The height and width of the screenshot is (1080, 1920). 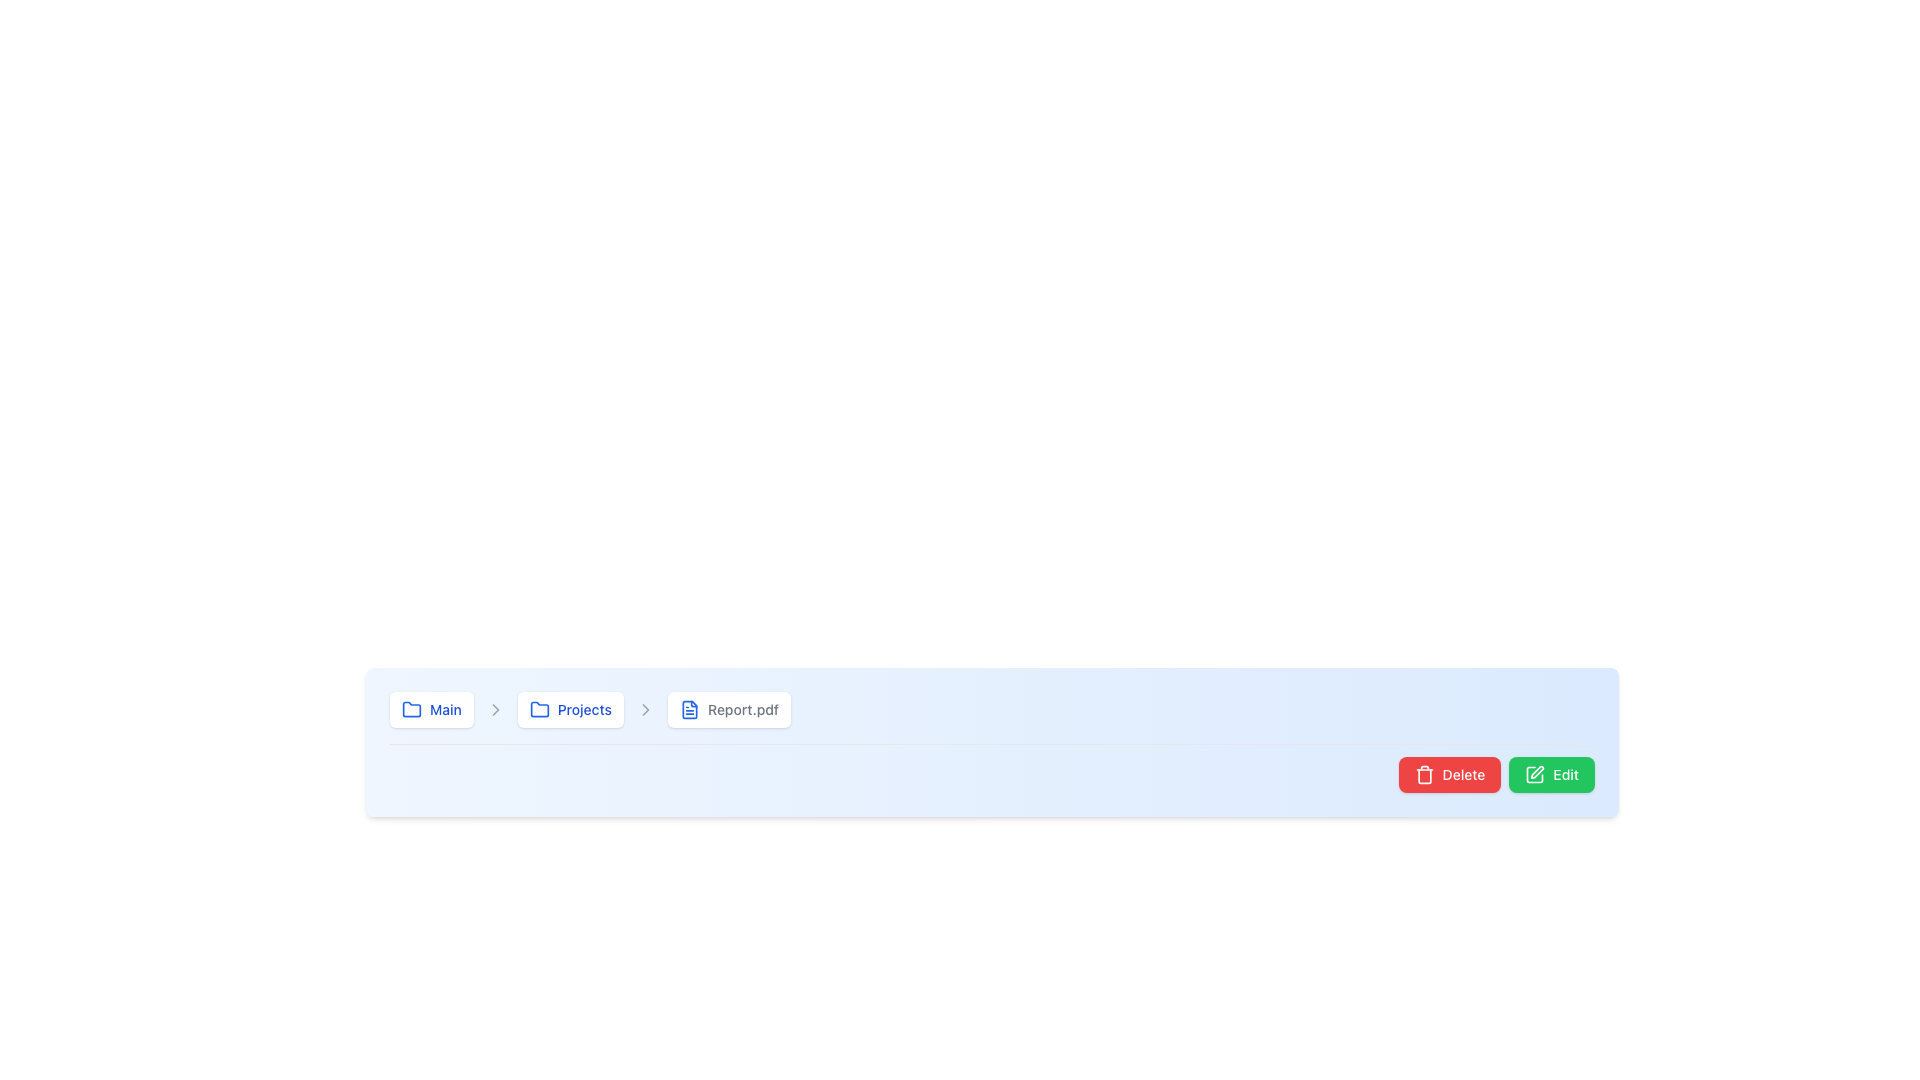 What do you see at coordinates (495, 708) in the screenshot?
I see `the chevron arrow icon styled as a breadcrumb separator, located between the 'Main' and 'Projects' sections` at bounding box center [495, 708].